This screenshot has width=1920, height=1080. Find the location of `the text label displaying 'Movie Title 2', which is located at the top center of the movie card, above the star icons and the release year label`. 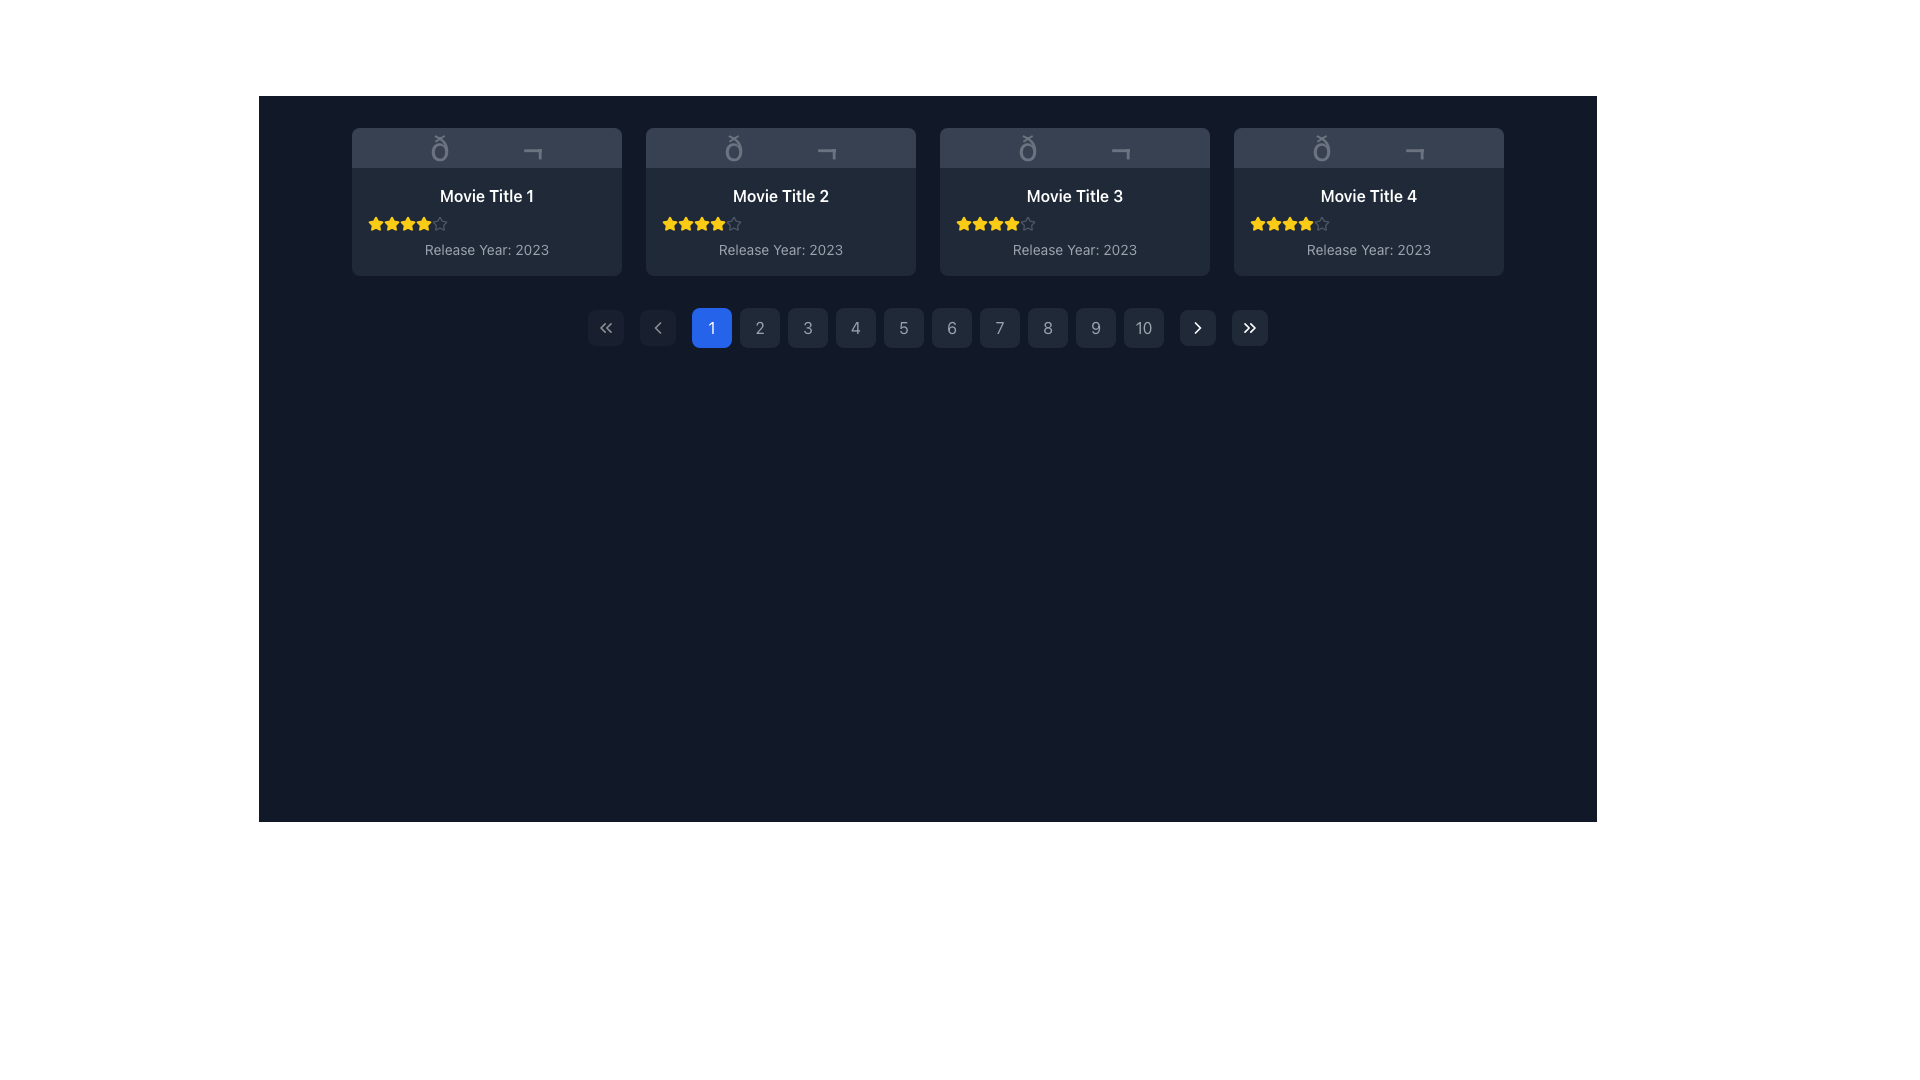

the text label displaying 'Movie Title 2', which is located at the top center of the movie card, above the star icons and the release year label is located at coordinates (780, 196).